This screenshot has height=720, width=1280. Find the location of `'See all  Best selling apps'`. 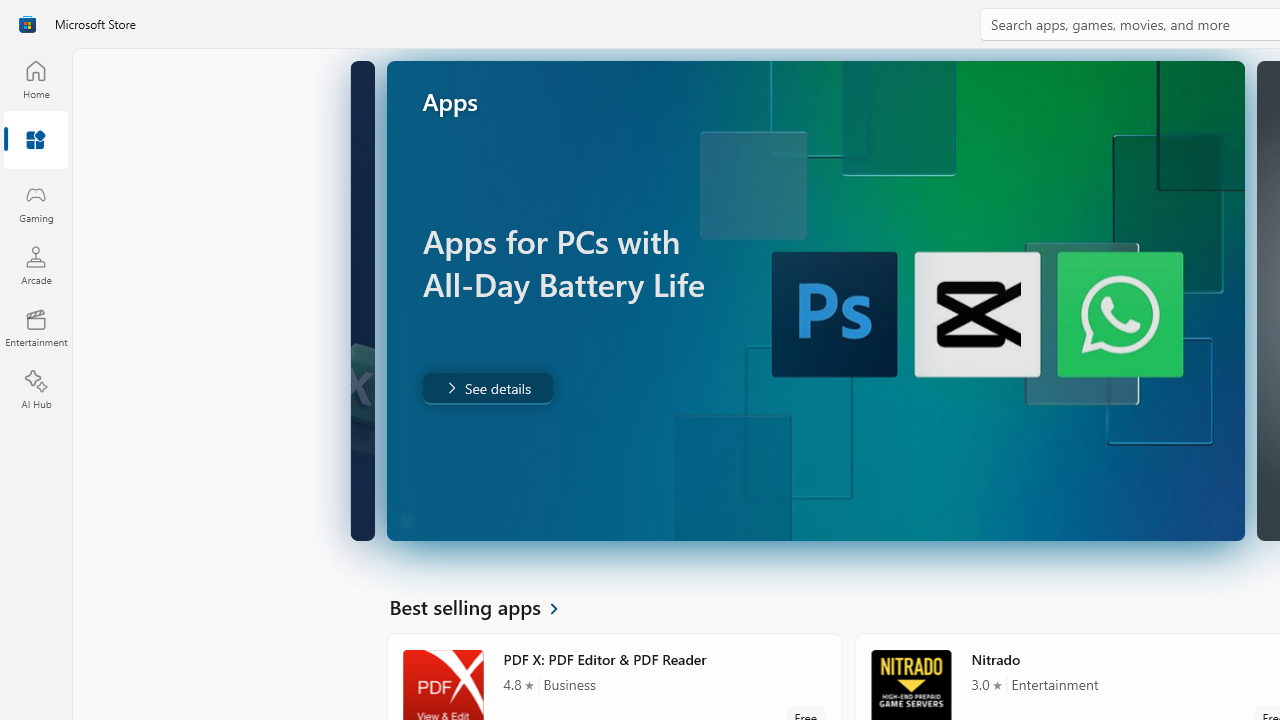

'See all  Best selling apps' is located at coordinates (485, 605).